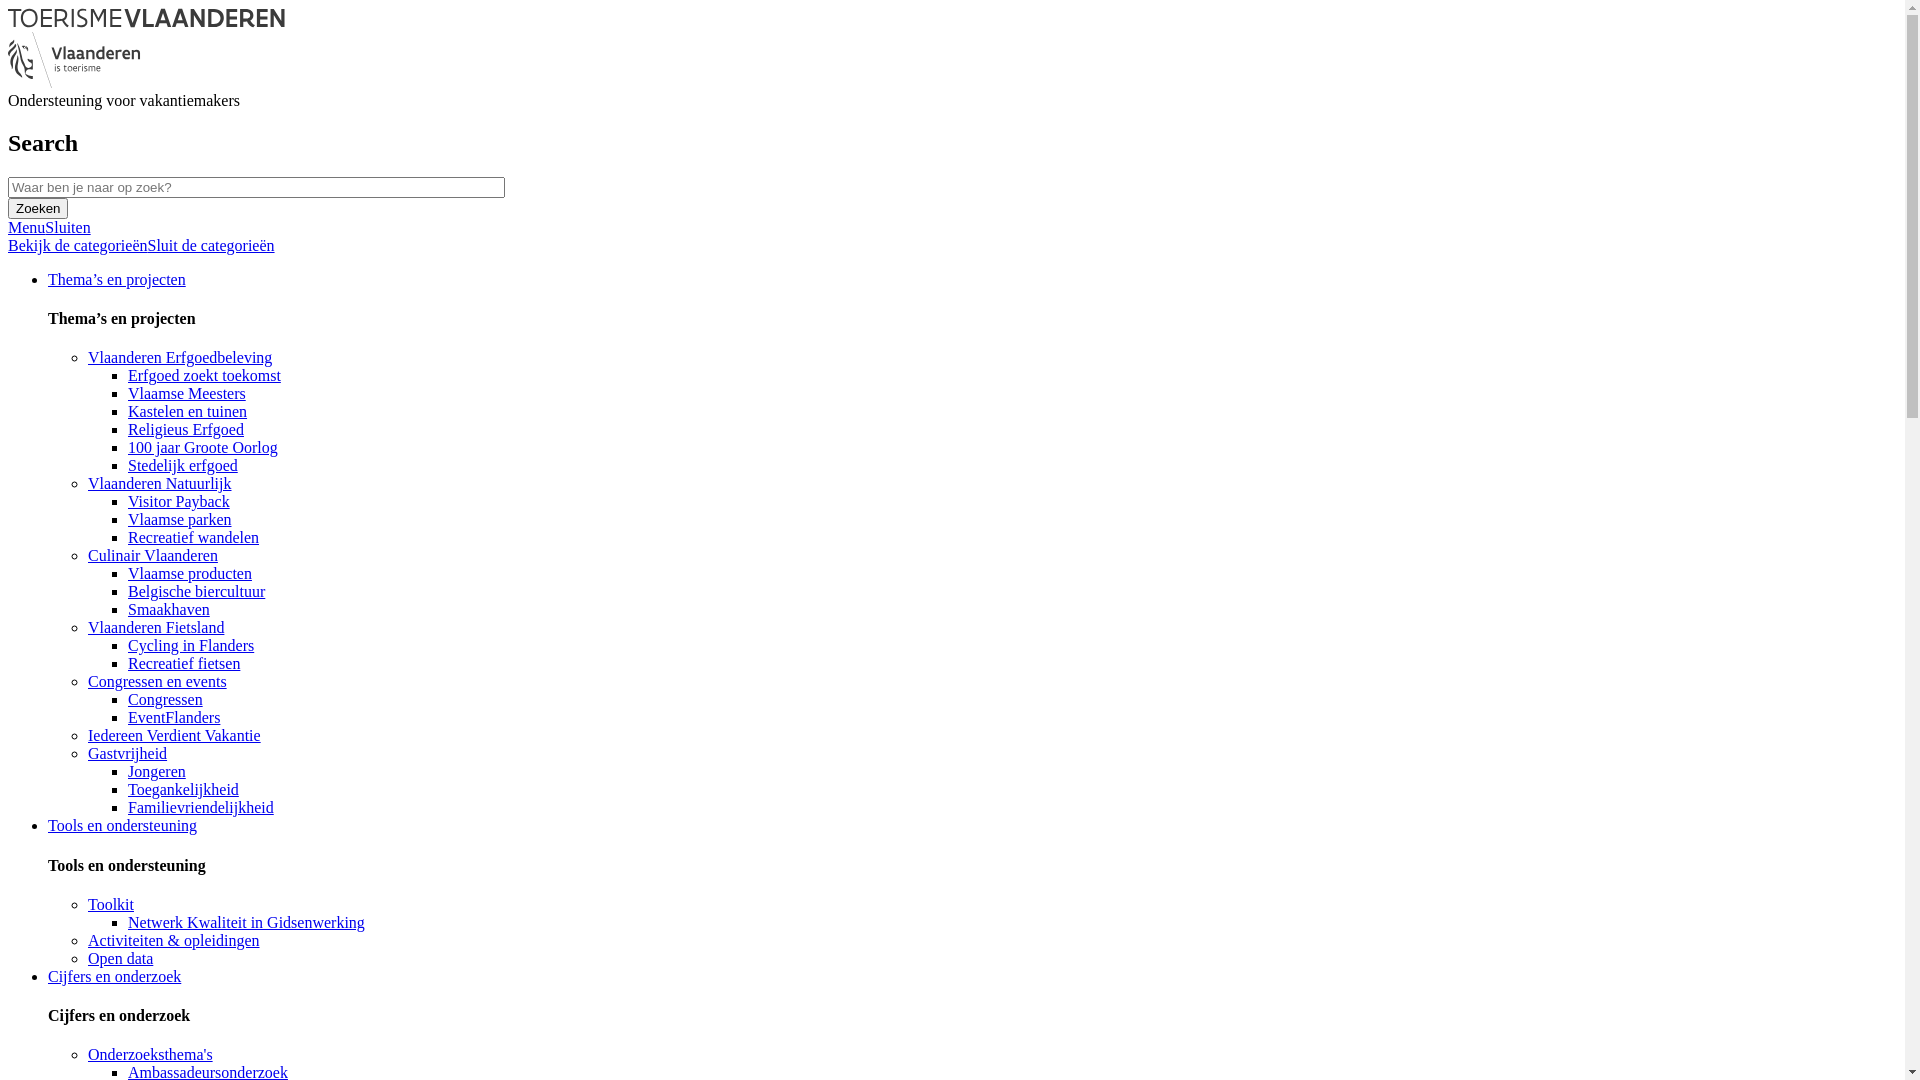  I want to click on 'Vlaamse Meesters', so click(187, 393).